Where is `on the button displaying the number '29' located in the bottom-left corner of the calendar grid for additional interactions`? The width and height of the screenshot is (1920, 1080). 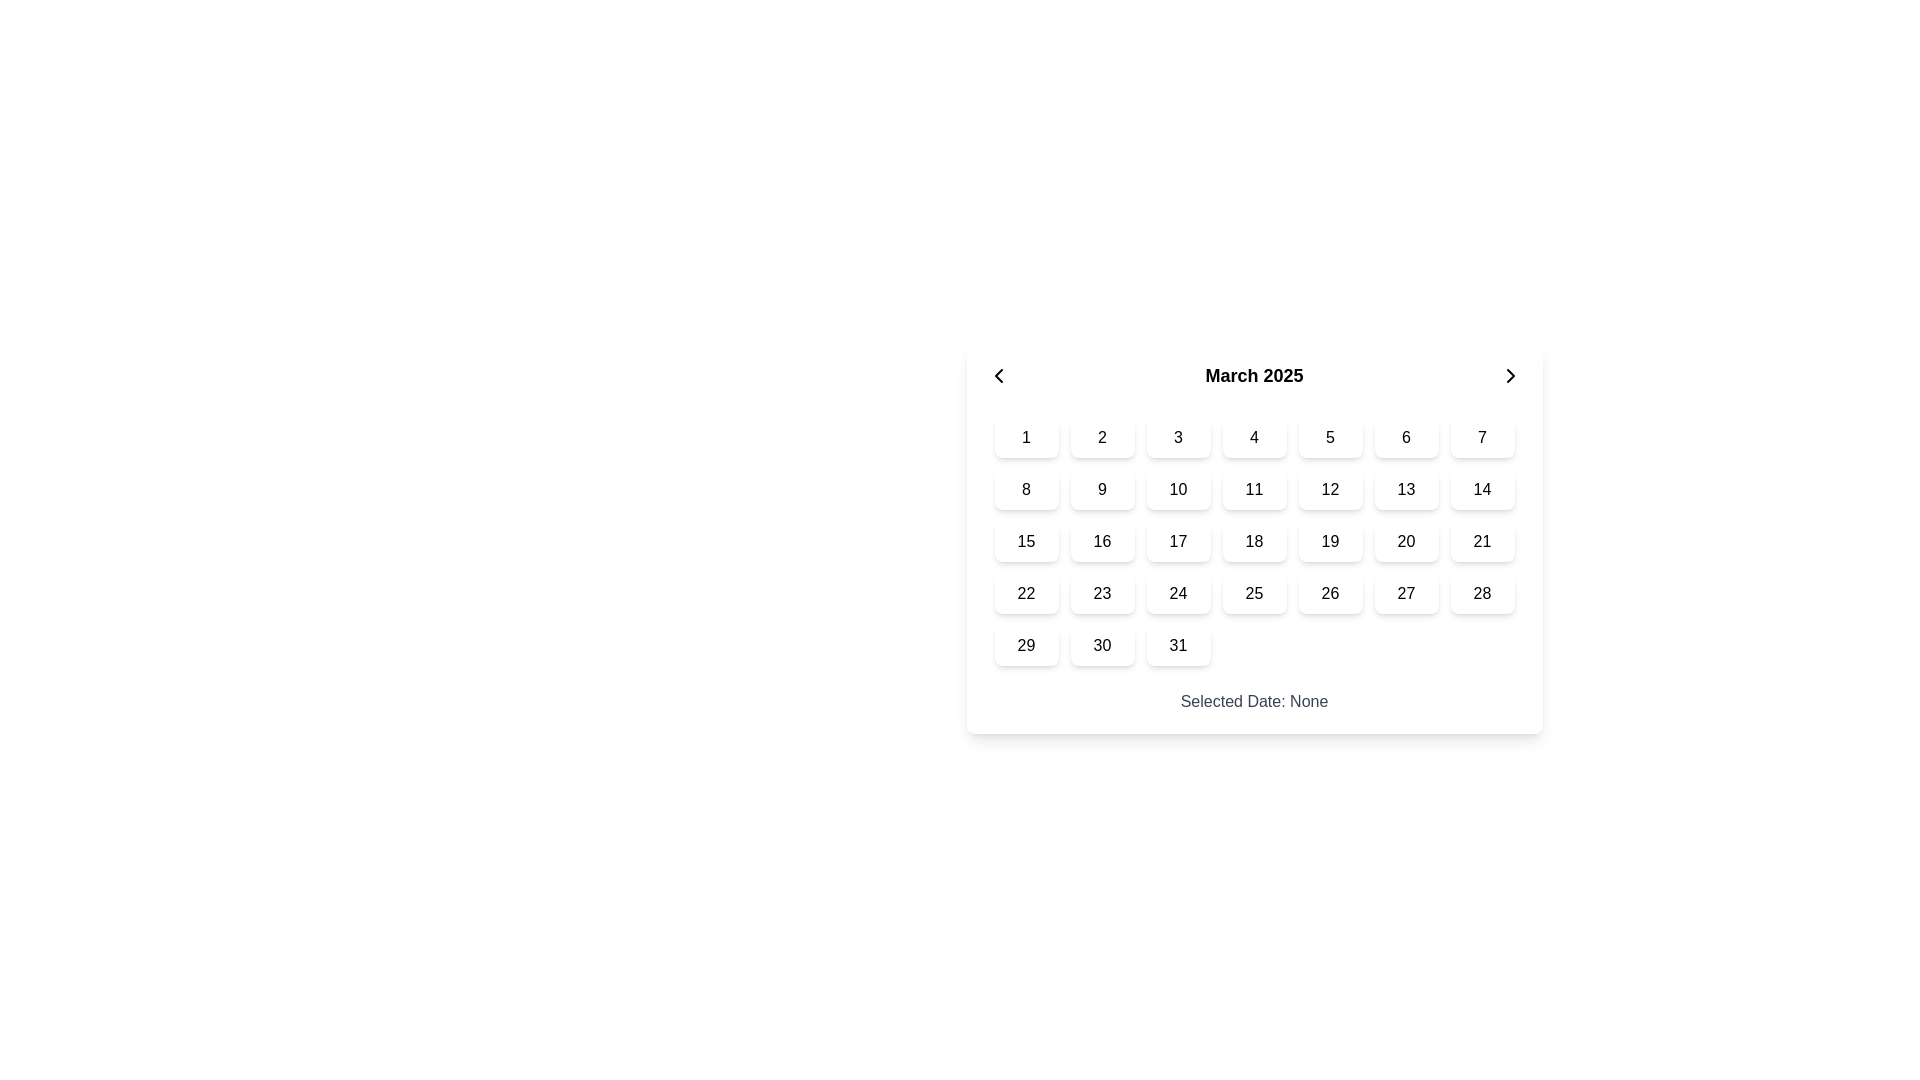 on the button displaying the number '29' located in the bottom-left corner of the calendar grid for additional interactions is located at coordinates (1026, 645).